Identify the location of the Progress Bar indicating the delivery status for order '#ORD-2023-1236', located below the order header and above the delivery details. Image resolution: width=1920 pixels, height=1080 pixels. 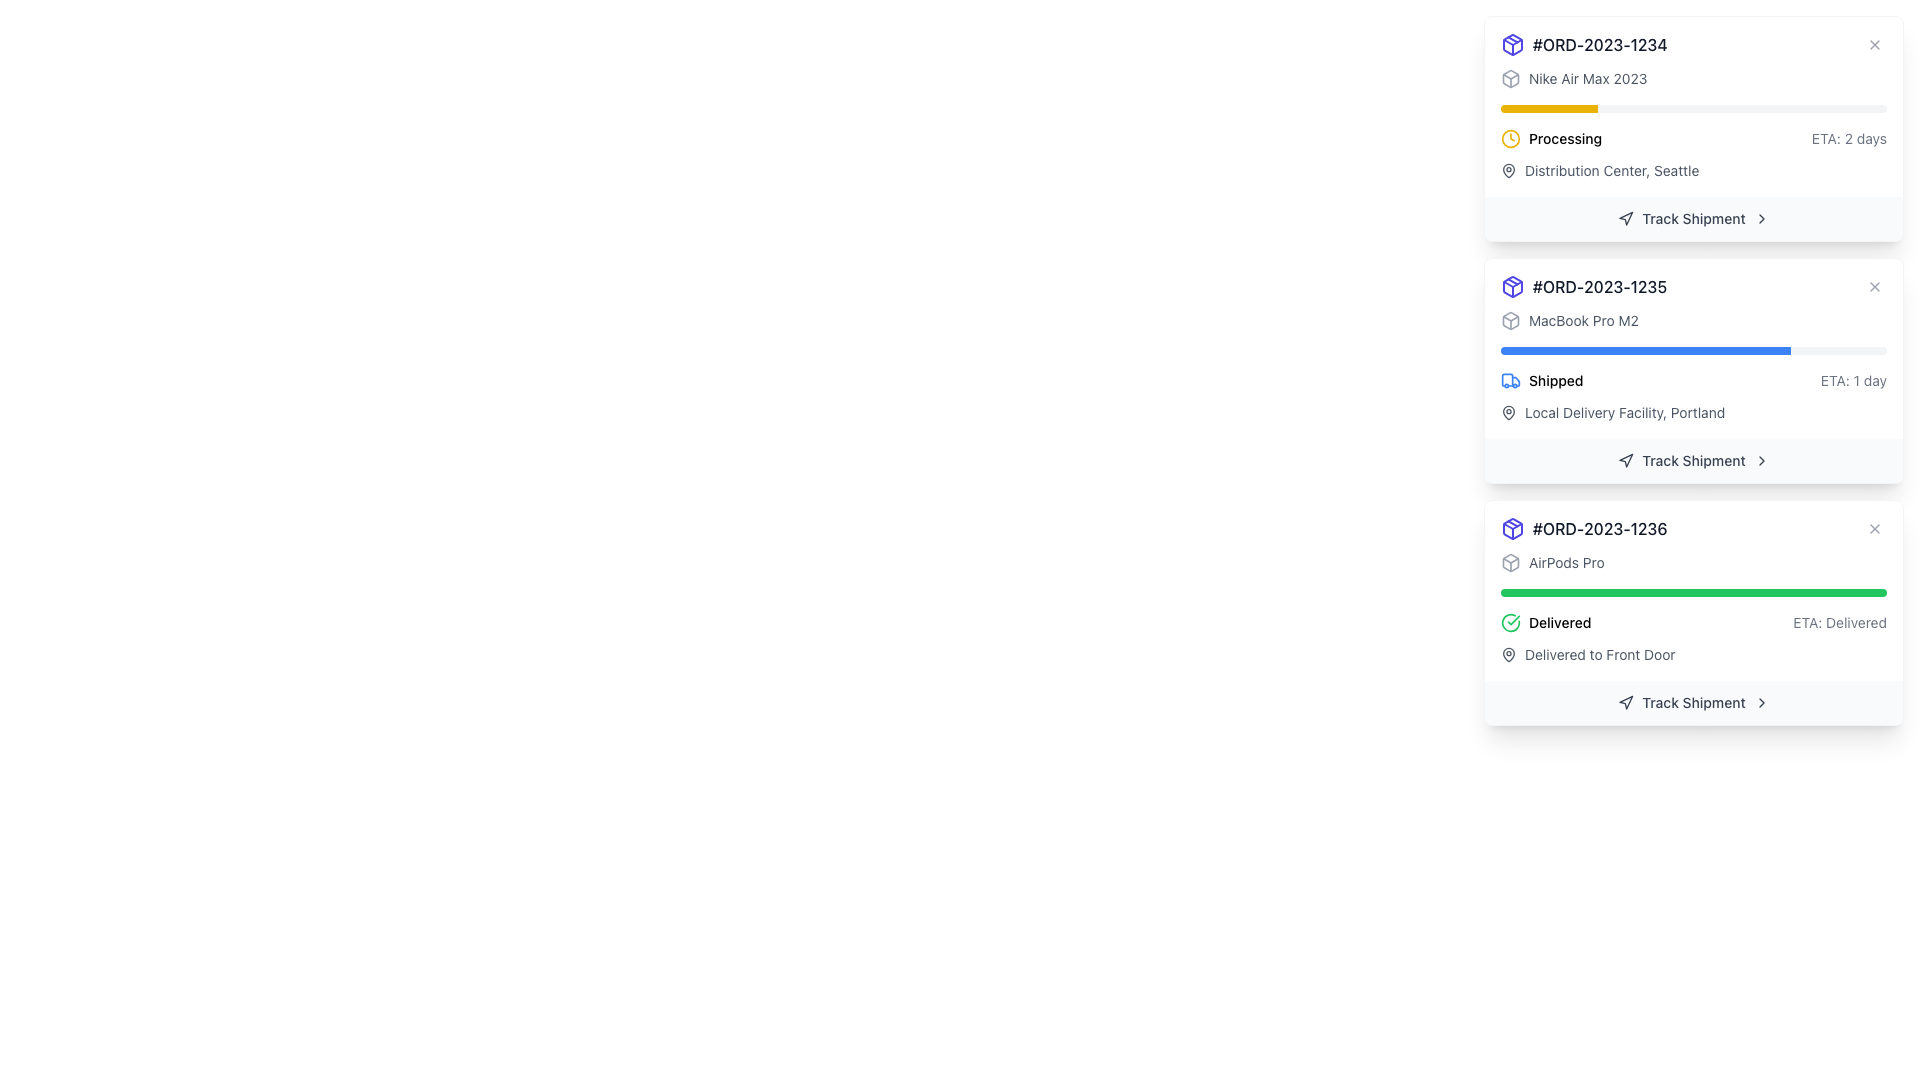
(1693, 589).